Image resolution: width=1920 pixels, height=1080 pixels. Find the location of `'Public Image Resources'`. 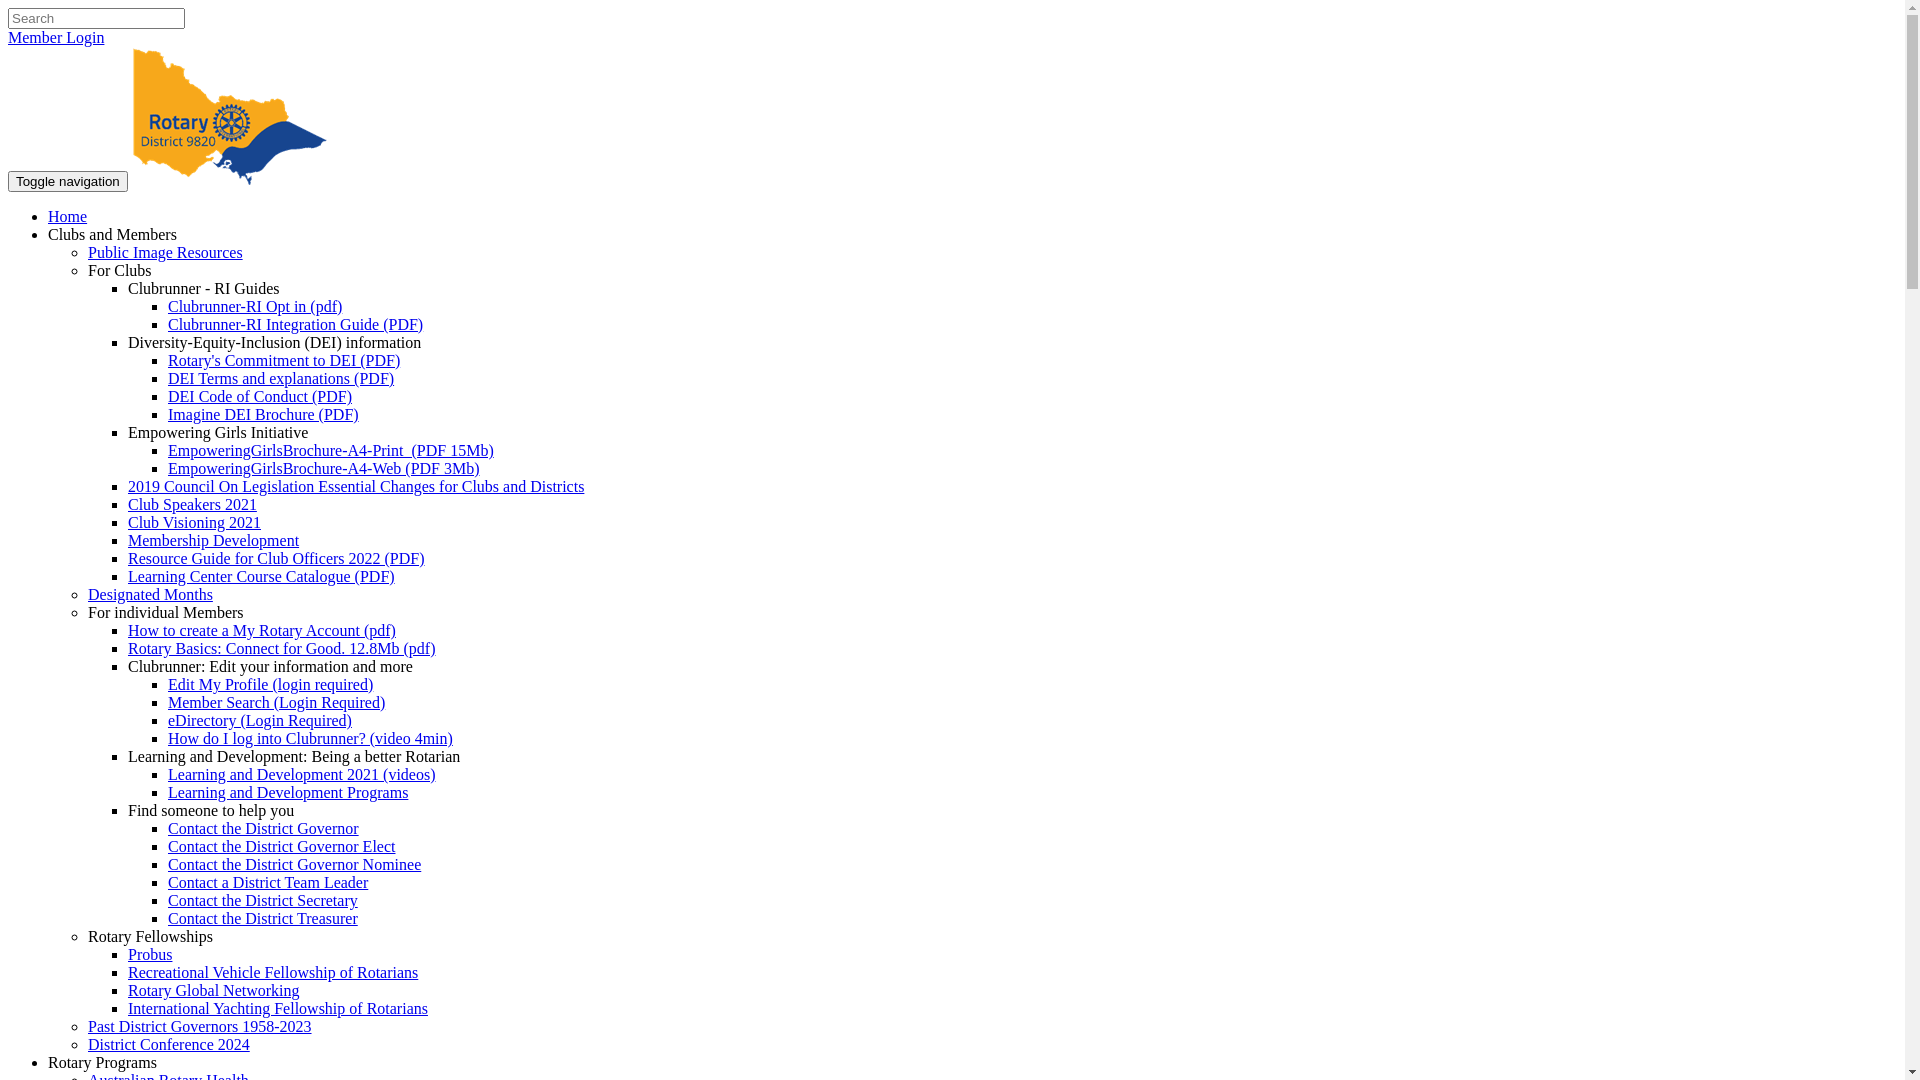

'Public Image Resources' is located at coordinates (165, 251).